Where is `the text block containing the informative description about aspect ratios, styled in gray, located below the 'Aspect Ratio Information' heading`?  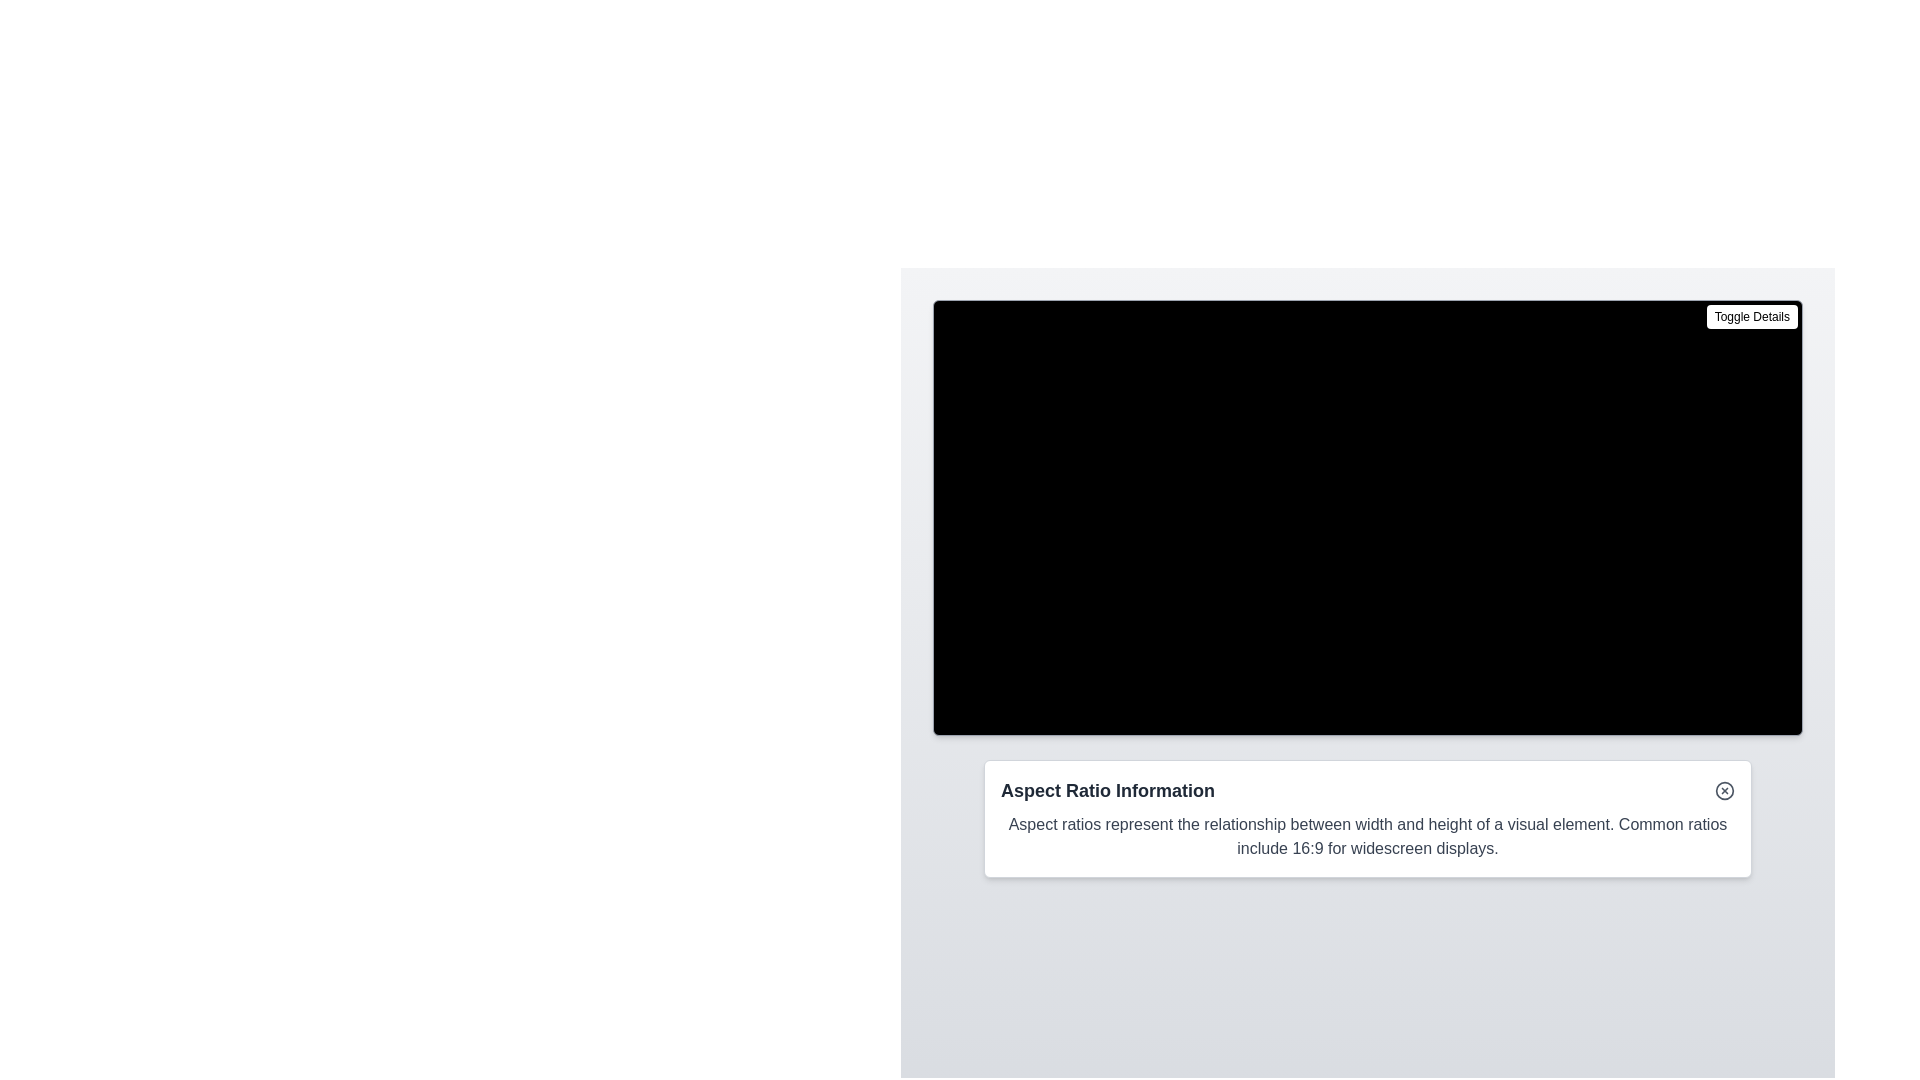 the text block containing the informative description about aspect ratios, styled in gray, located below the 'Aspect Ratio Information' heading is located at coordinates (1367, 837).